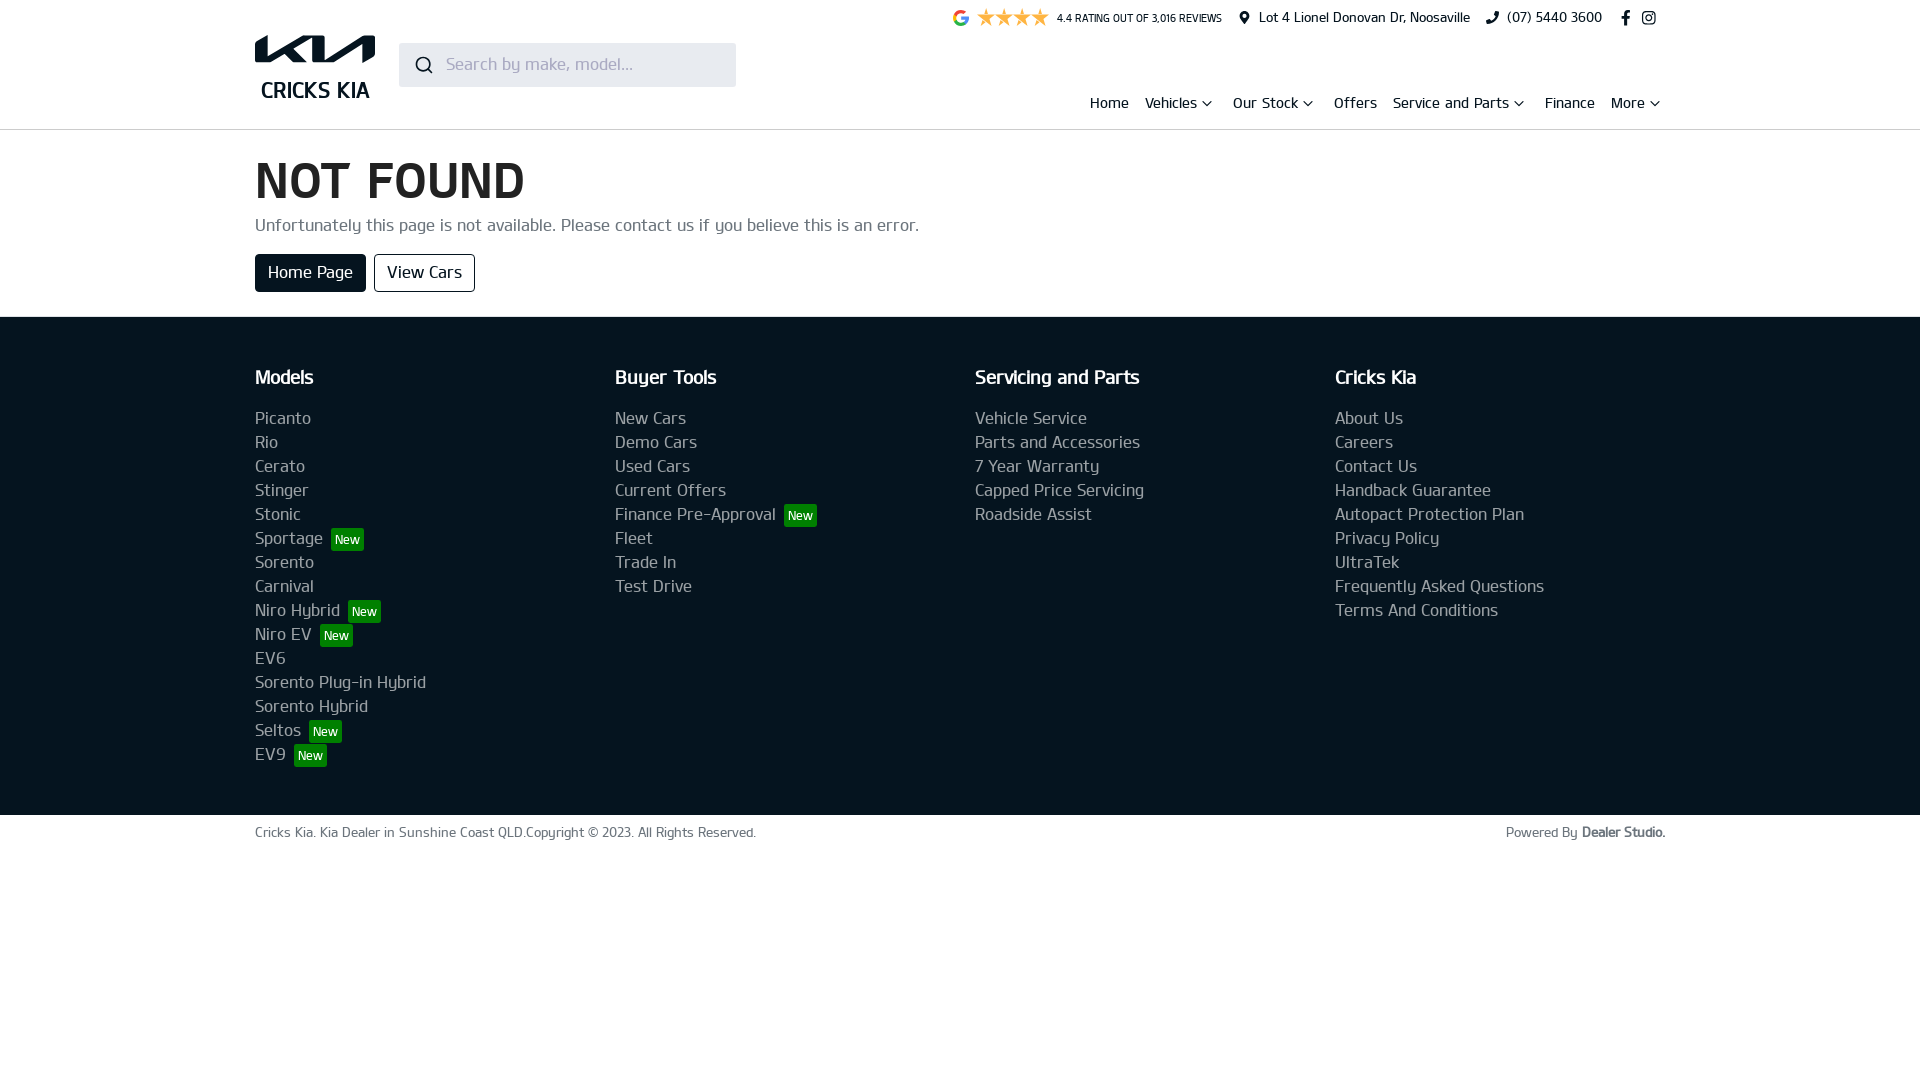  Describe the element at coordinates (1334, 441) in the screenshot. I see `'Careers'` at that location.